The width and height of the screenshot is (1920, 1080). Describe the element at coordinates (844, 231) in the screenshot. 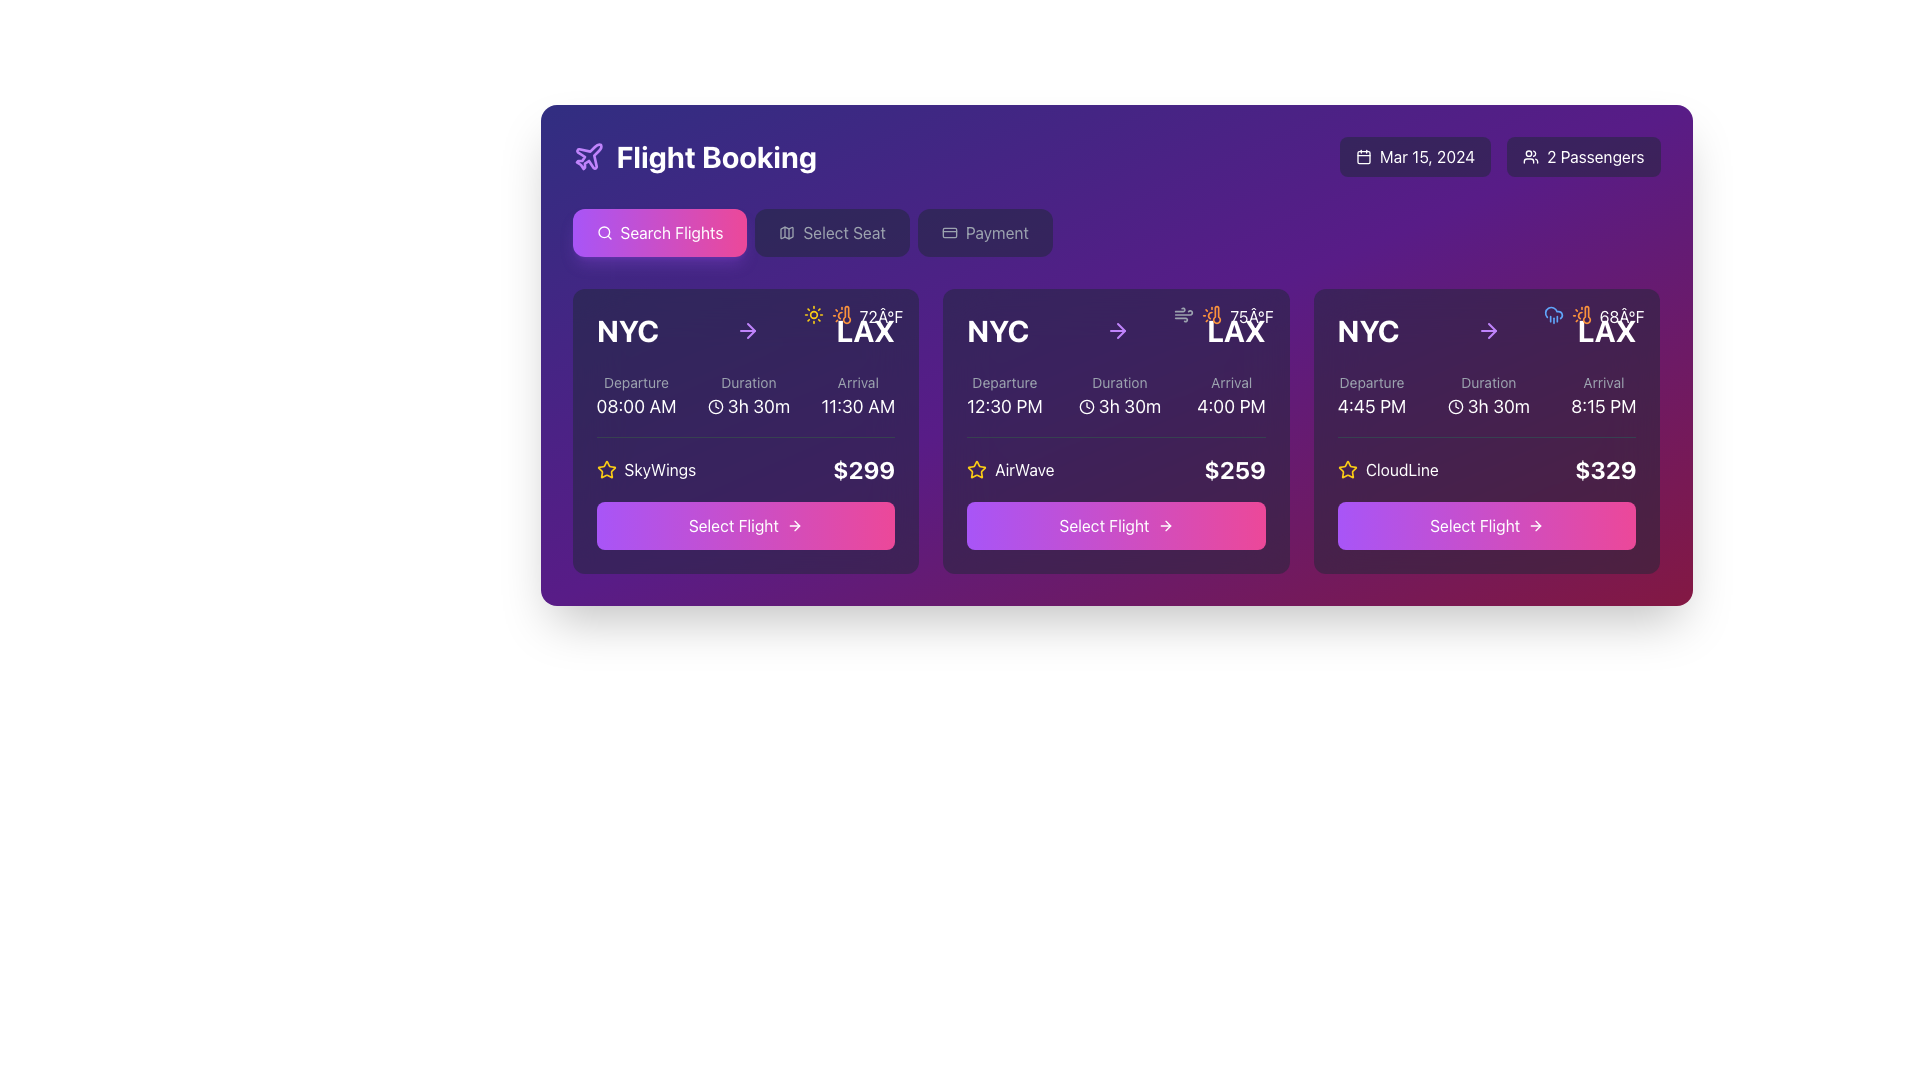

I see `the text label that serves as a title for the seat selection button located between 'Search Flights' and 'Payment'` at that location.